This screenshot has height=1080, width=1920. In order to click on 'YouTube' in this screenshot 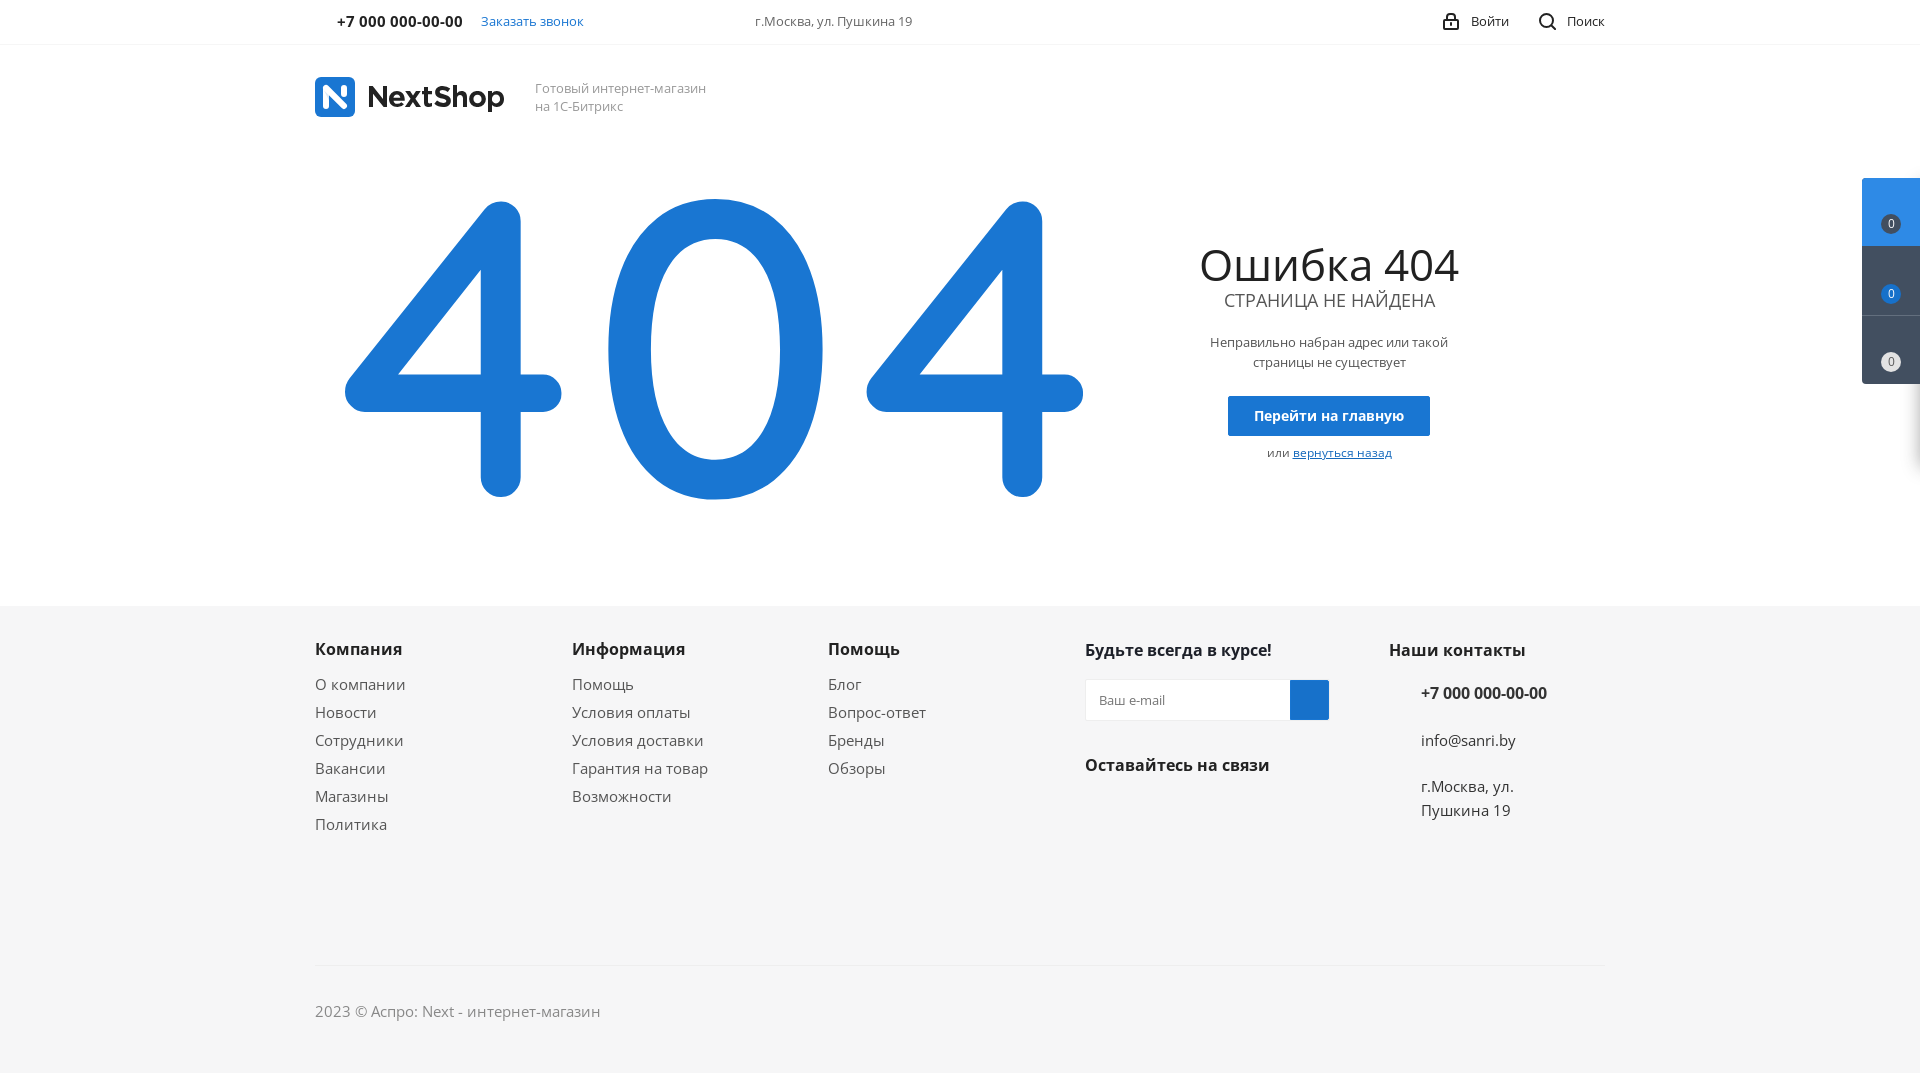, I will do `click(1155, 860)`.